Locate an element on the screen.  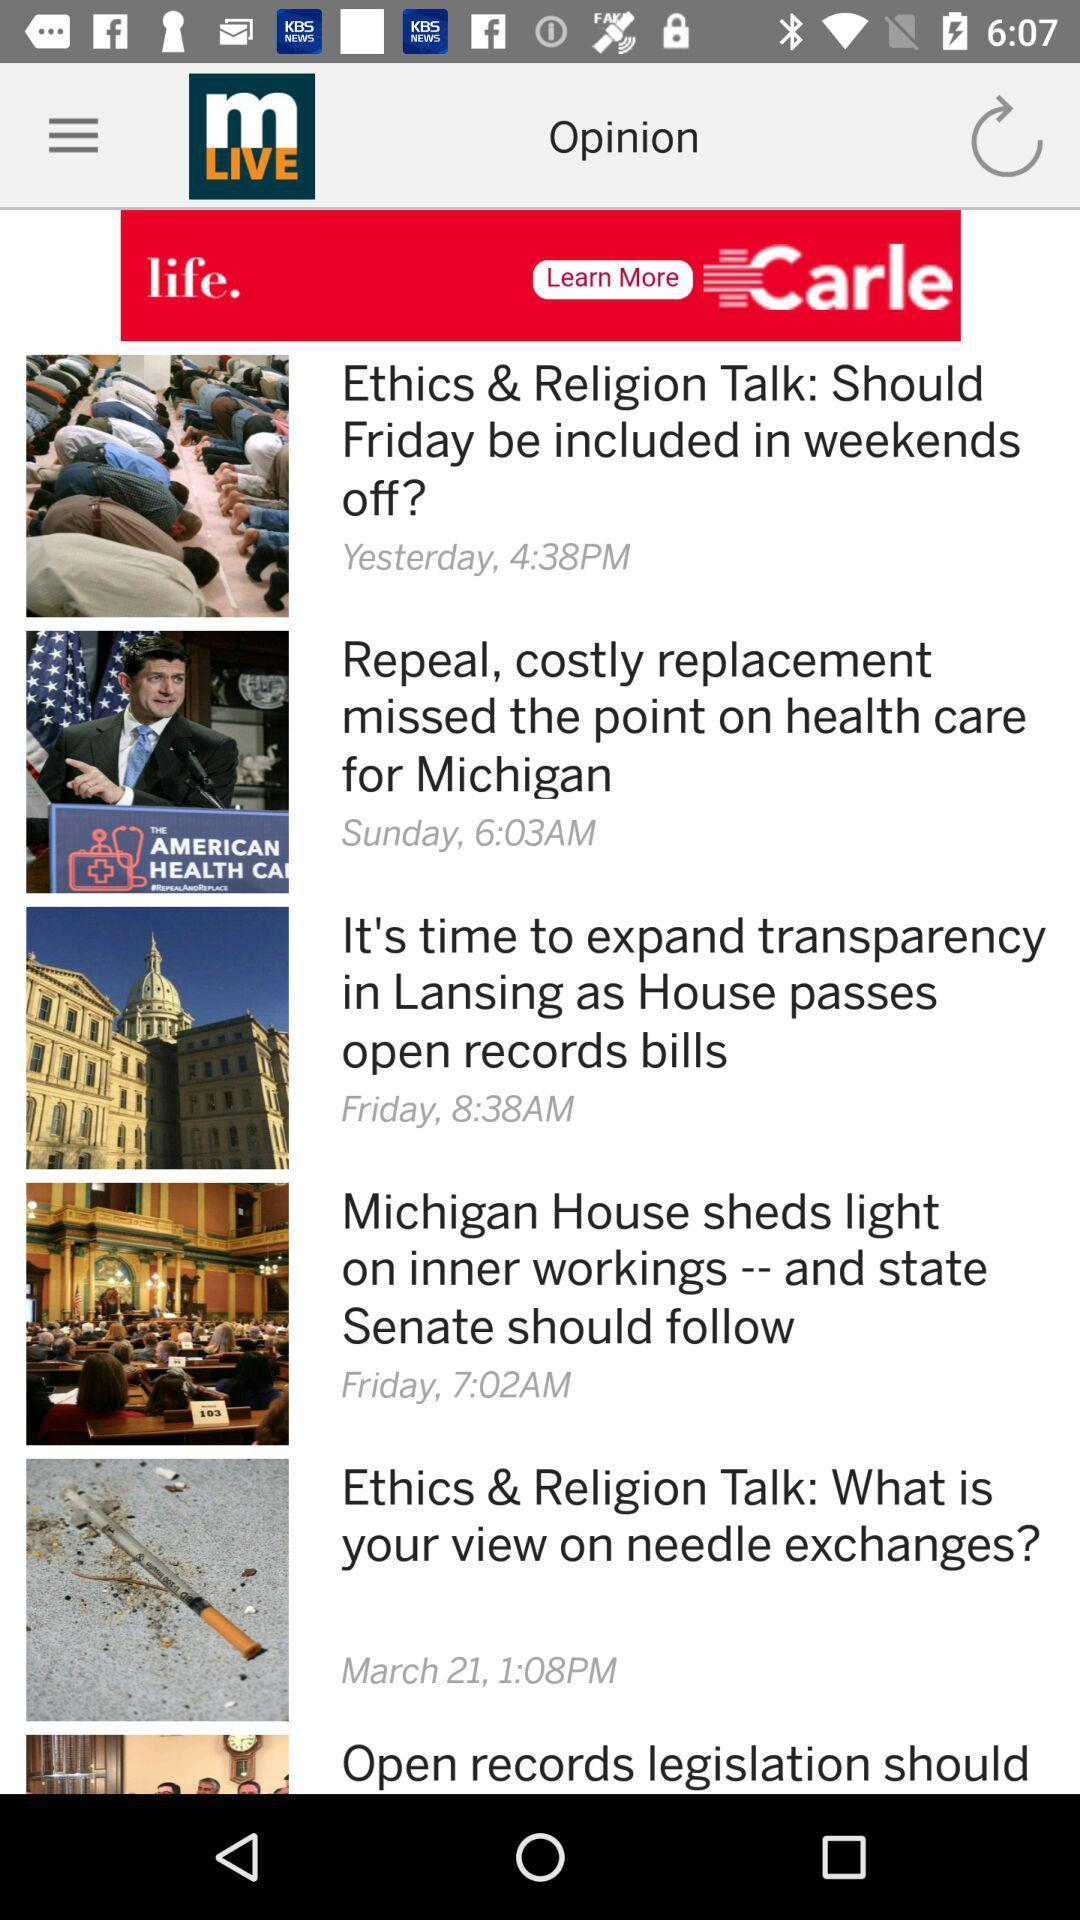
menu is located at coordinates (72, 135).